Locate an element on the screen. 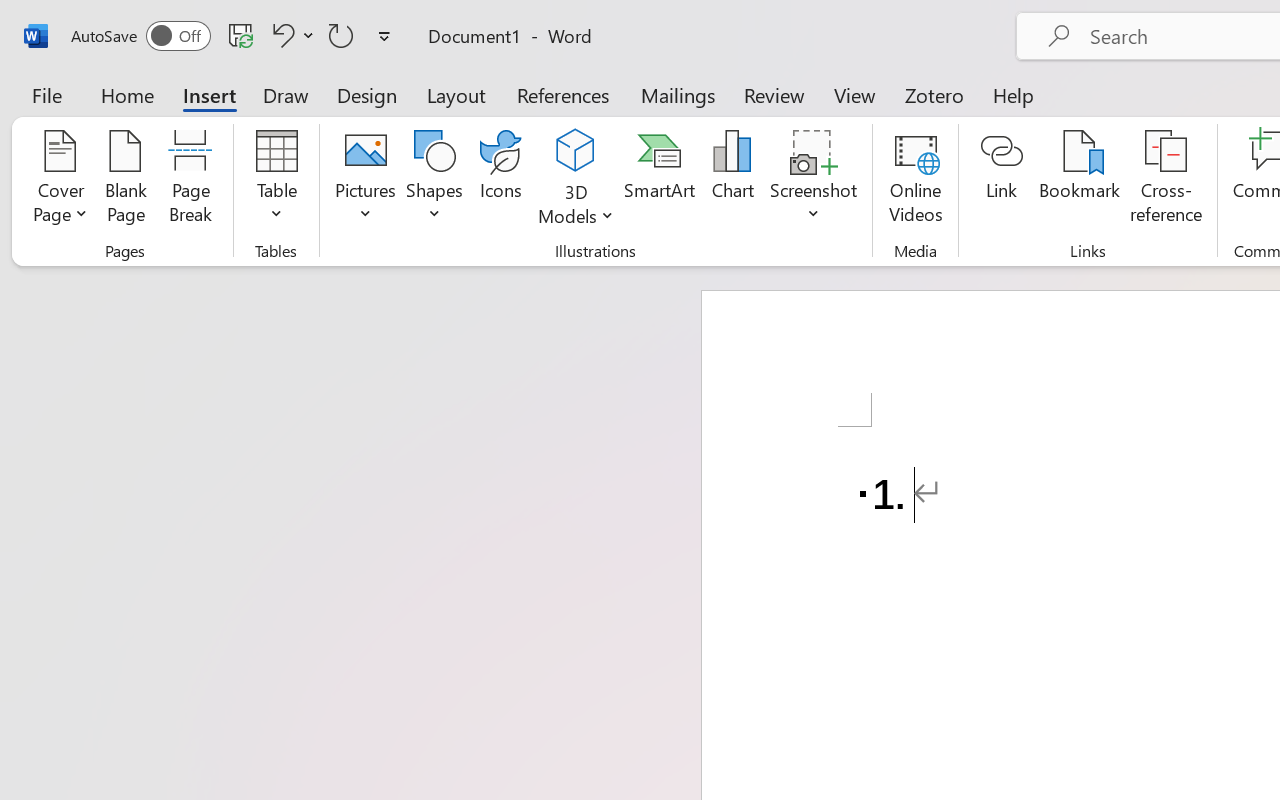  'Blank Page' is located at coordinates (125, 179).